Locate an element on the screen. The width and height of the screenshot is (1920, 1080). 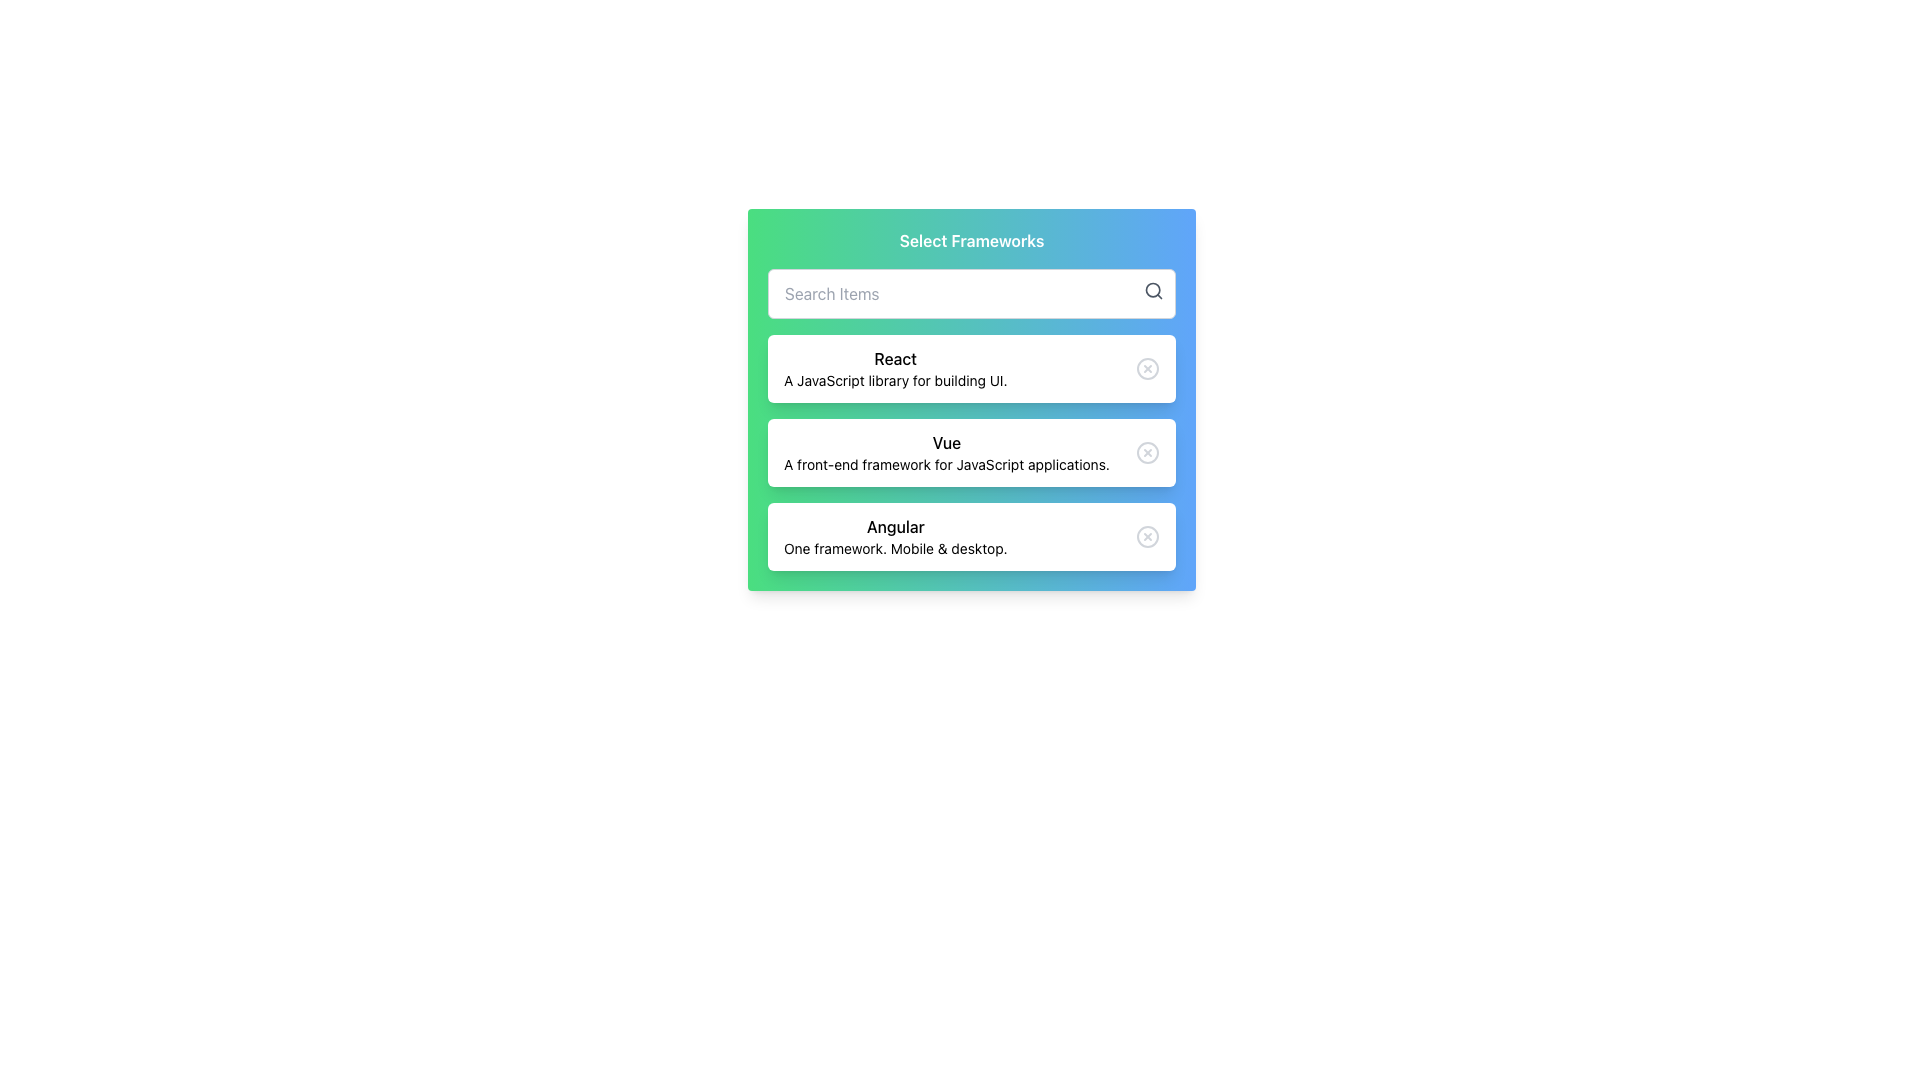
the smaller inner circle of the magnifying glass icon located at the top-right corner of the search input field is located at coordinates (1153, 290).